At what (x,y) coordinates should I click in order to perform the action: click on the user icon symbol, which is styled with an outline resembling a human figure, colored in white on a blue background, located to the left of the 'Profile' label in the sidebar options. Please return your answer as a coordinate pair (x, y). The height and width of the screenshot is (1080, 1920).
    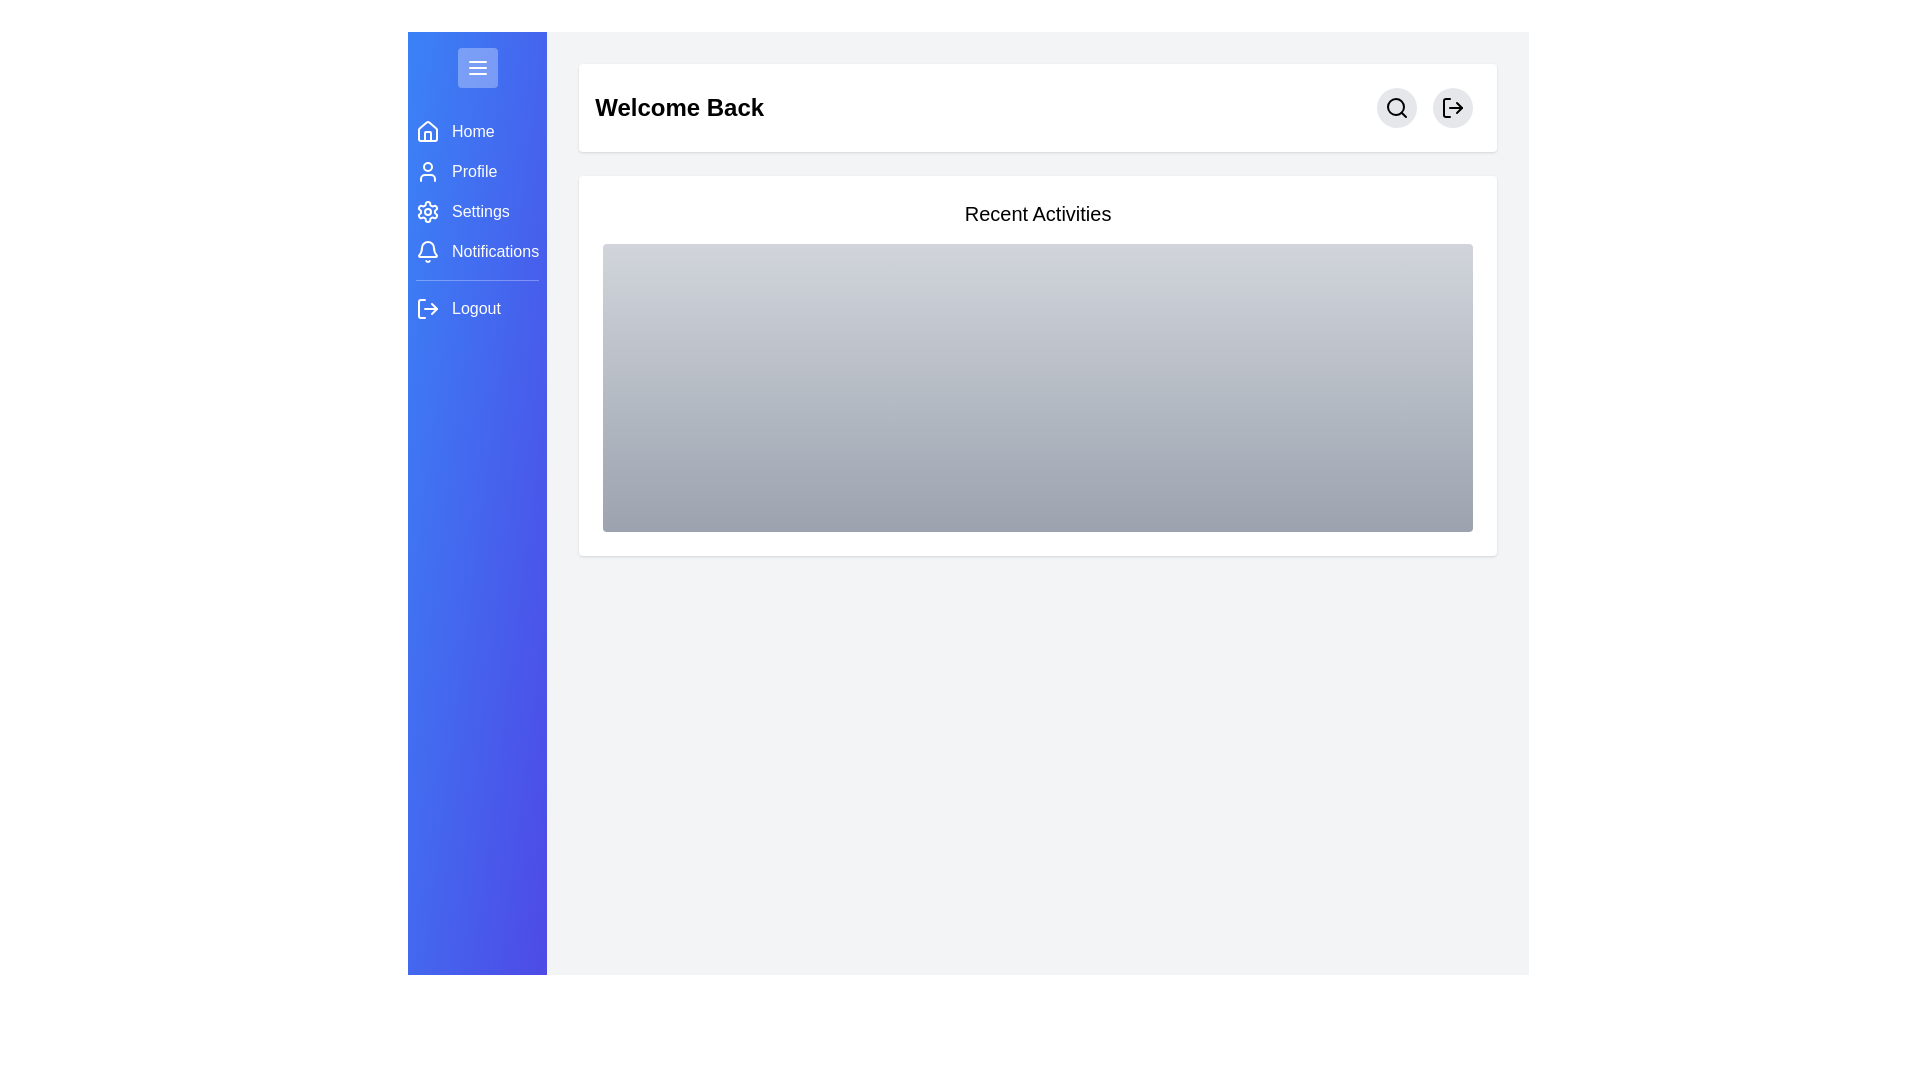
    Looking at the image, I should click on (426, 171).